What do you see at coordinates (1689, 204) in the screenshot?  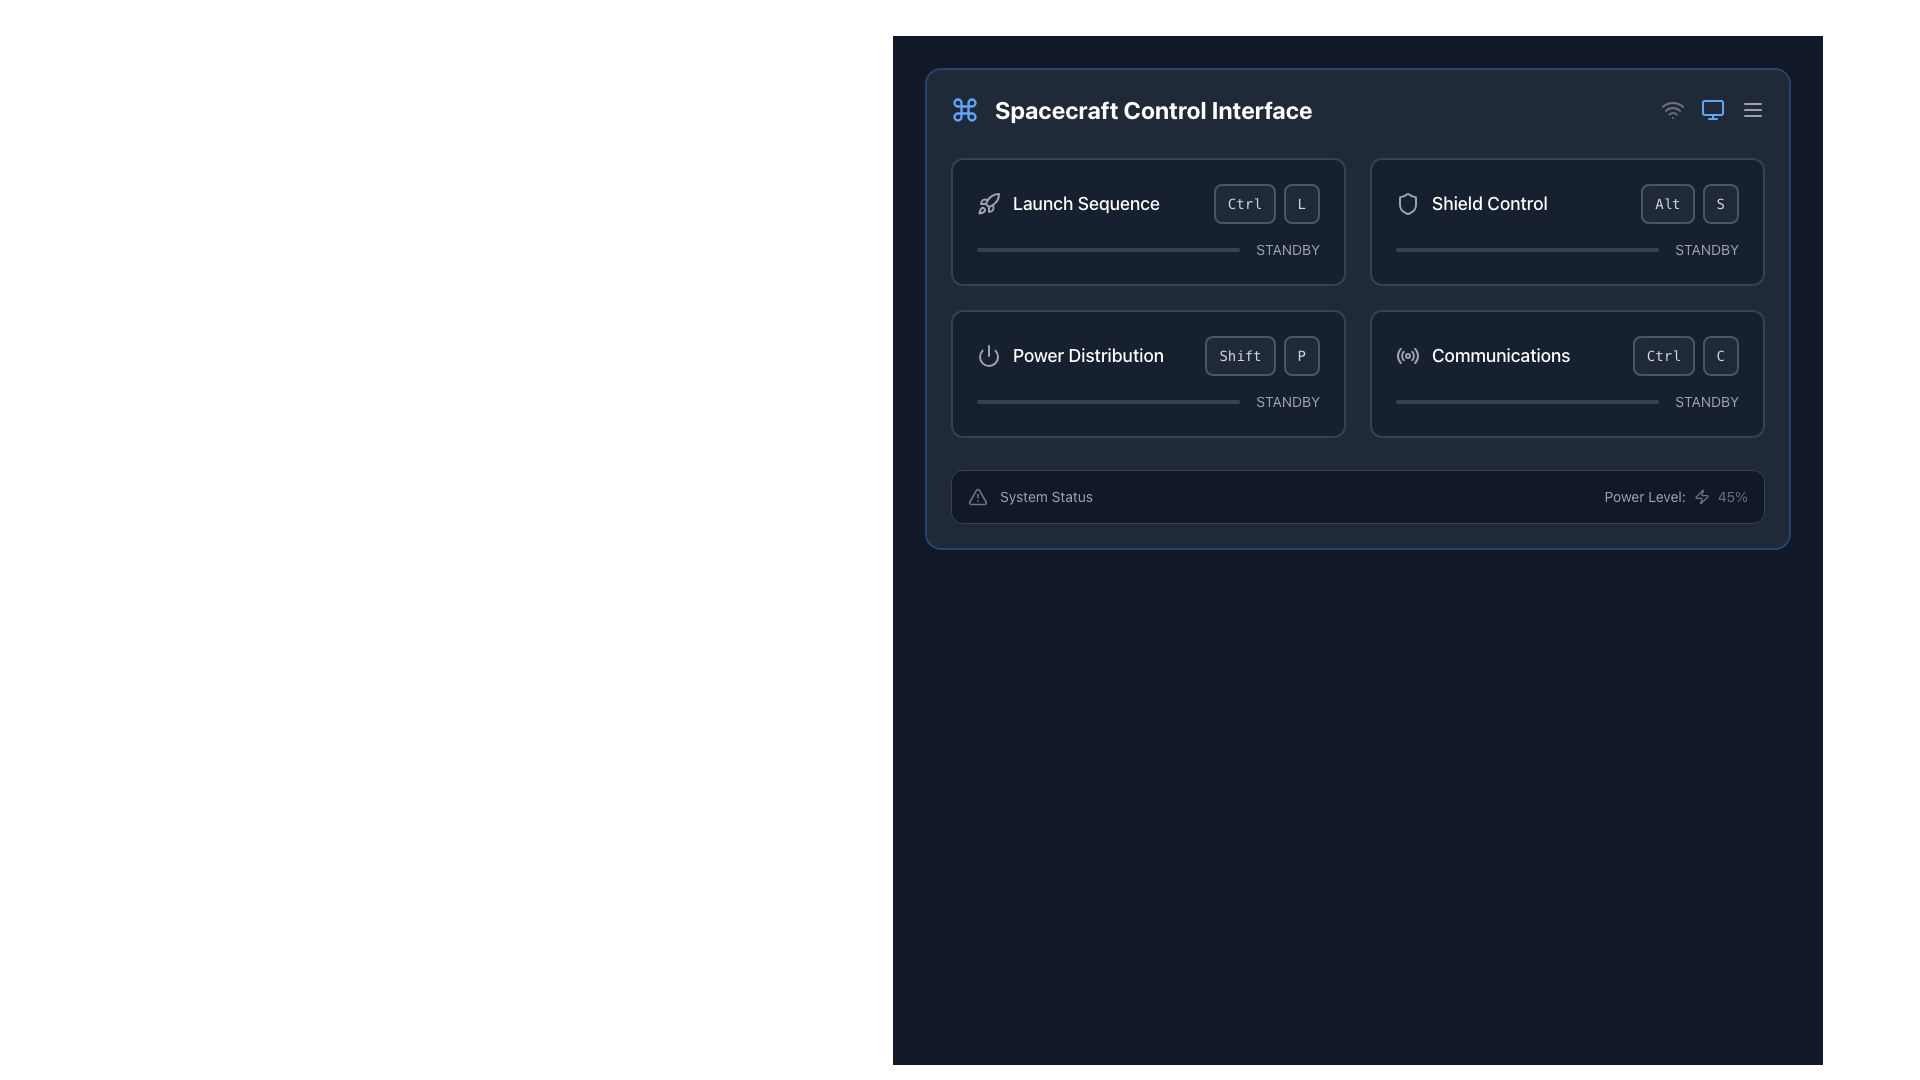 I see `the Keyboard shortcut display consisting of the 'Alt' and 'S' buttons, located in the upper-right quadrant of the interface inside the 'Shield Control' panel` at bounding box center [1689, 204].